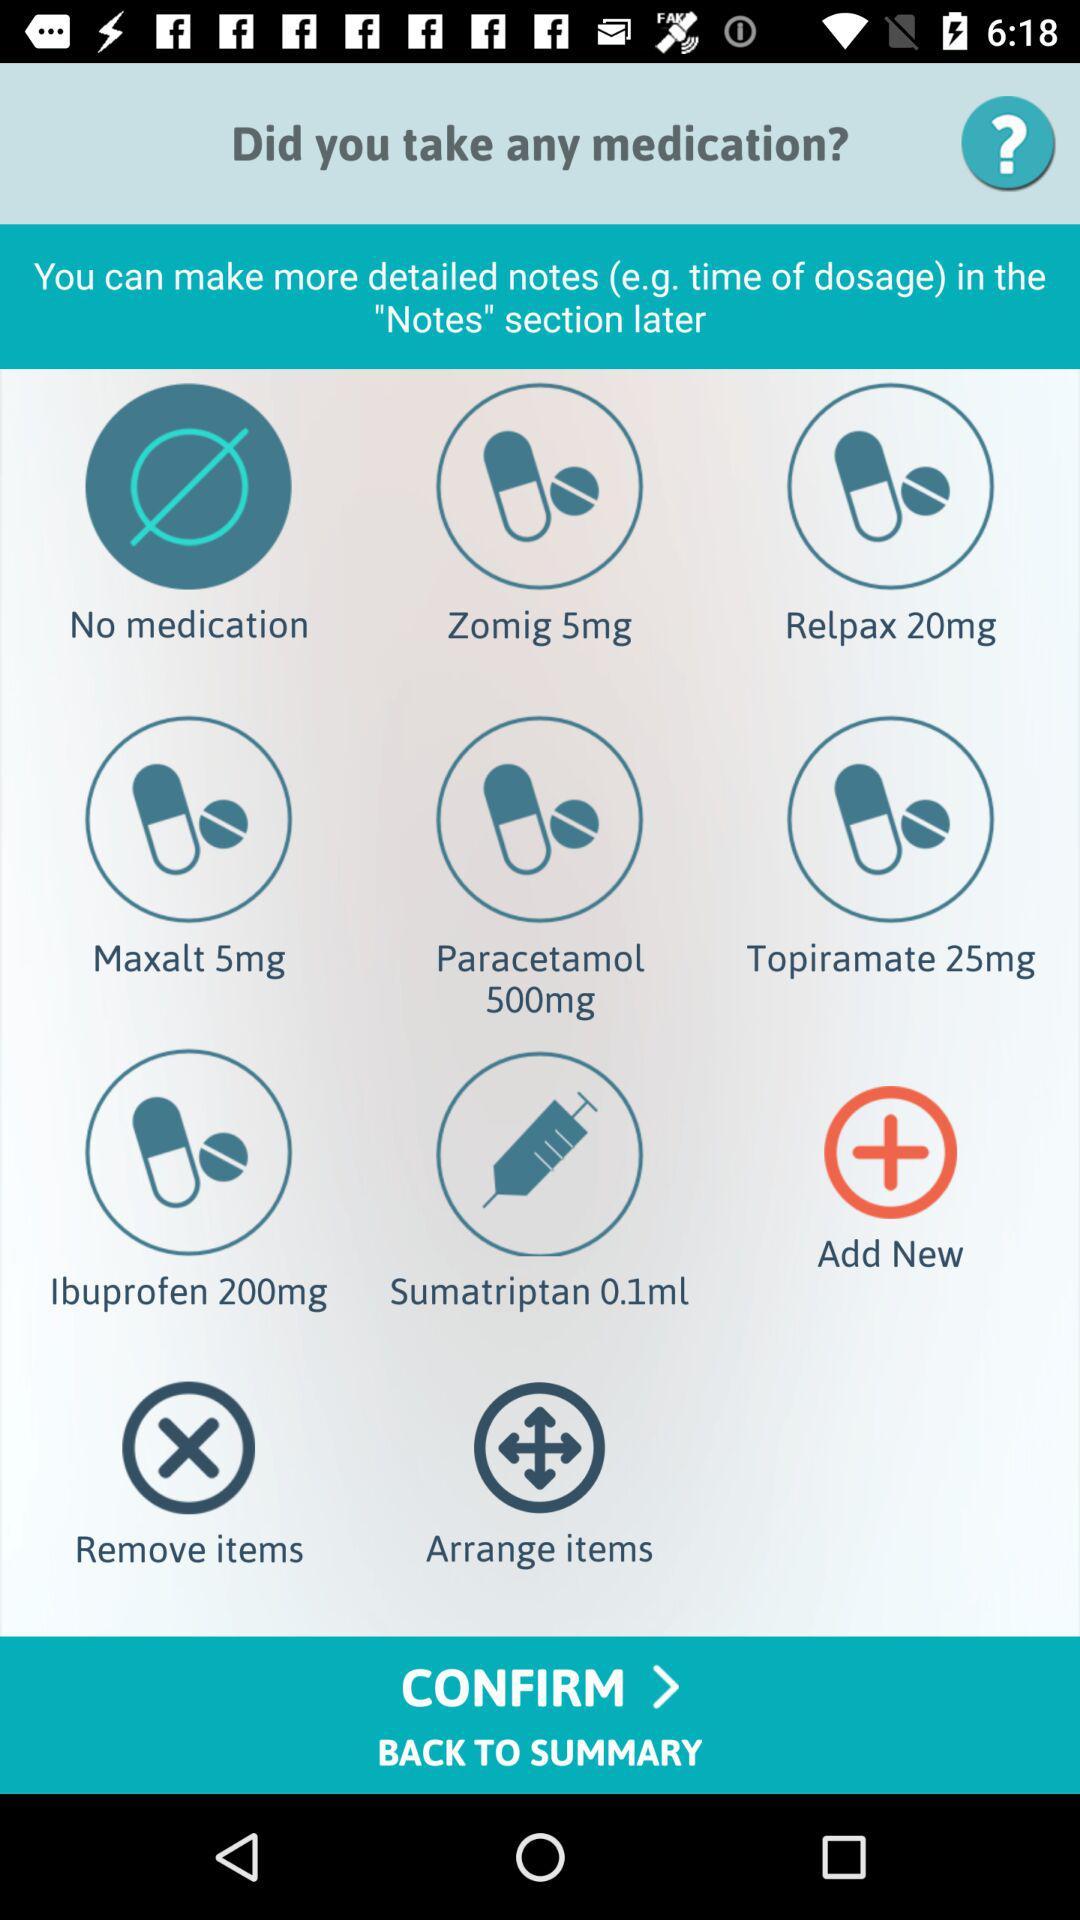 The height and width of the screenshot is (1920, 1080). What do you see at coordinates (1015, 142) in the screenshot?
I see `icon above you can make app` at bounding box center [1015, 142].